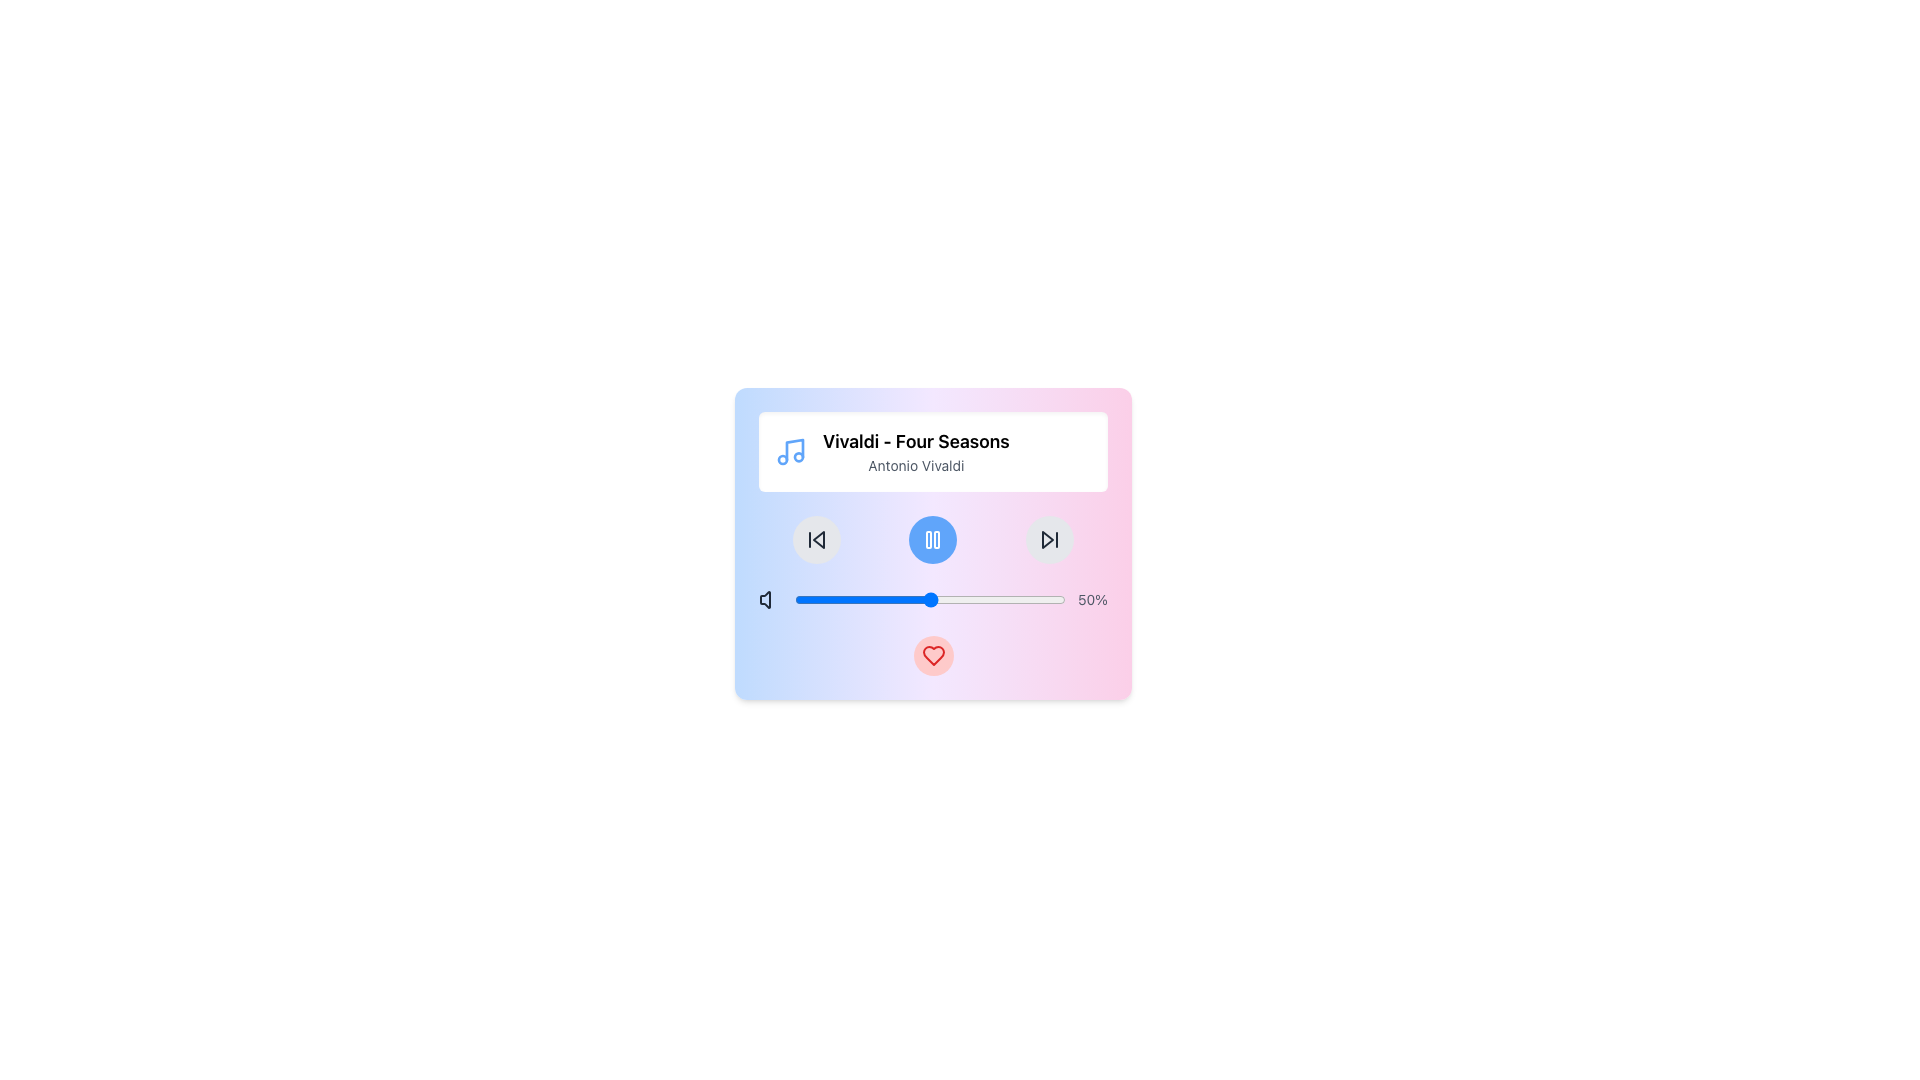 The height and width of the screenshot is (1080, 1920). Describe the element at coordinates (764, 599) in the screenshot. I see `the speaker or volume control icon located in the bottom left portion of the music player interface` at that location.